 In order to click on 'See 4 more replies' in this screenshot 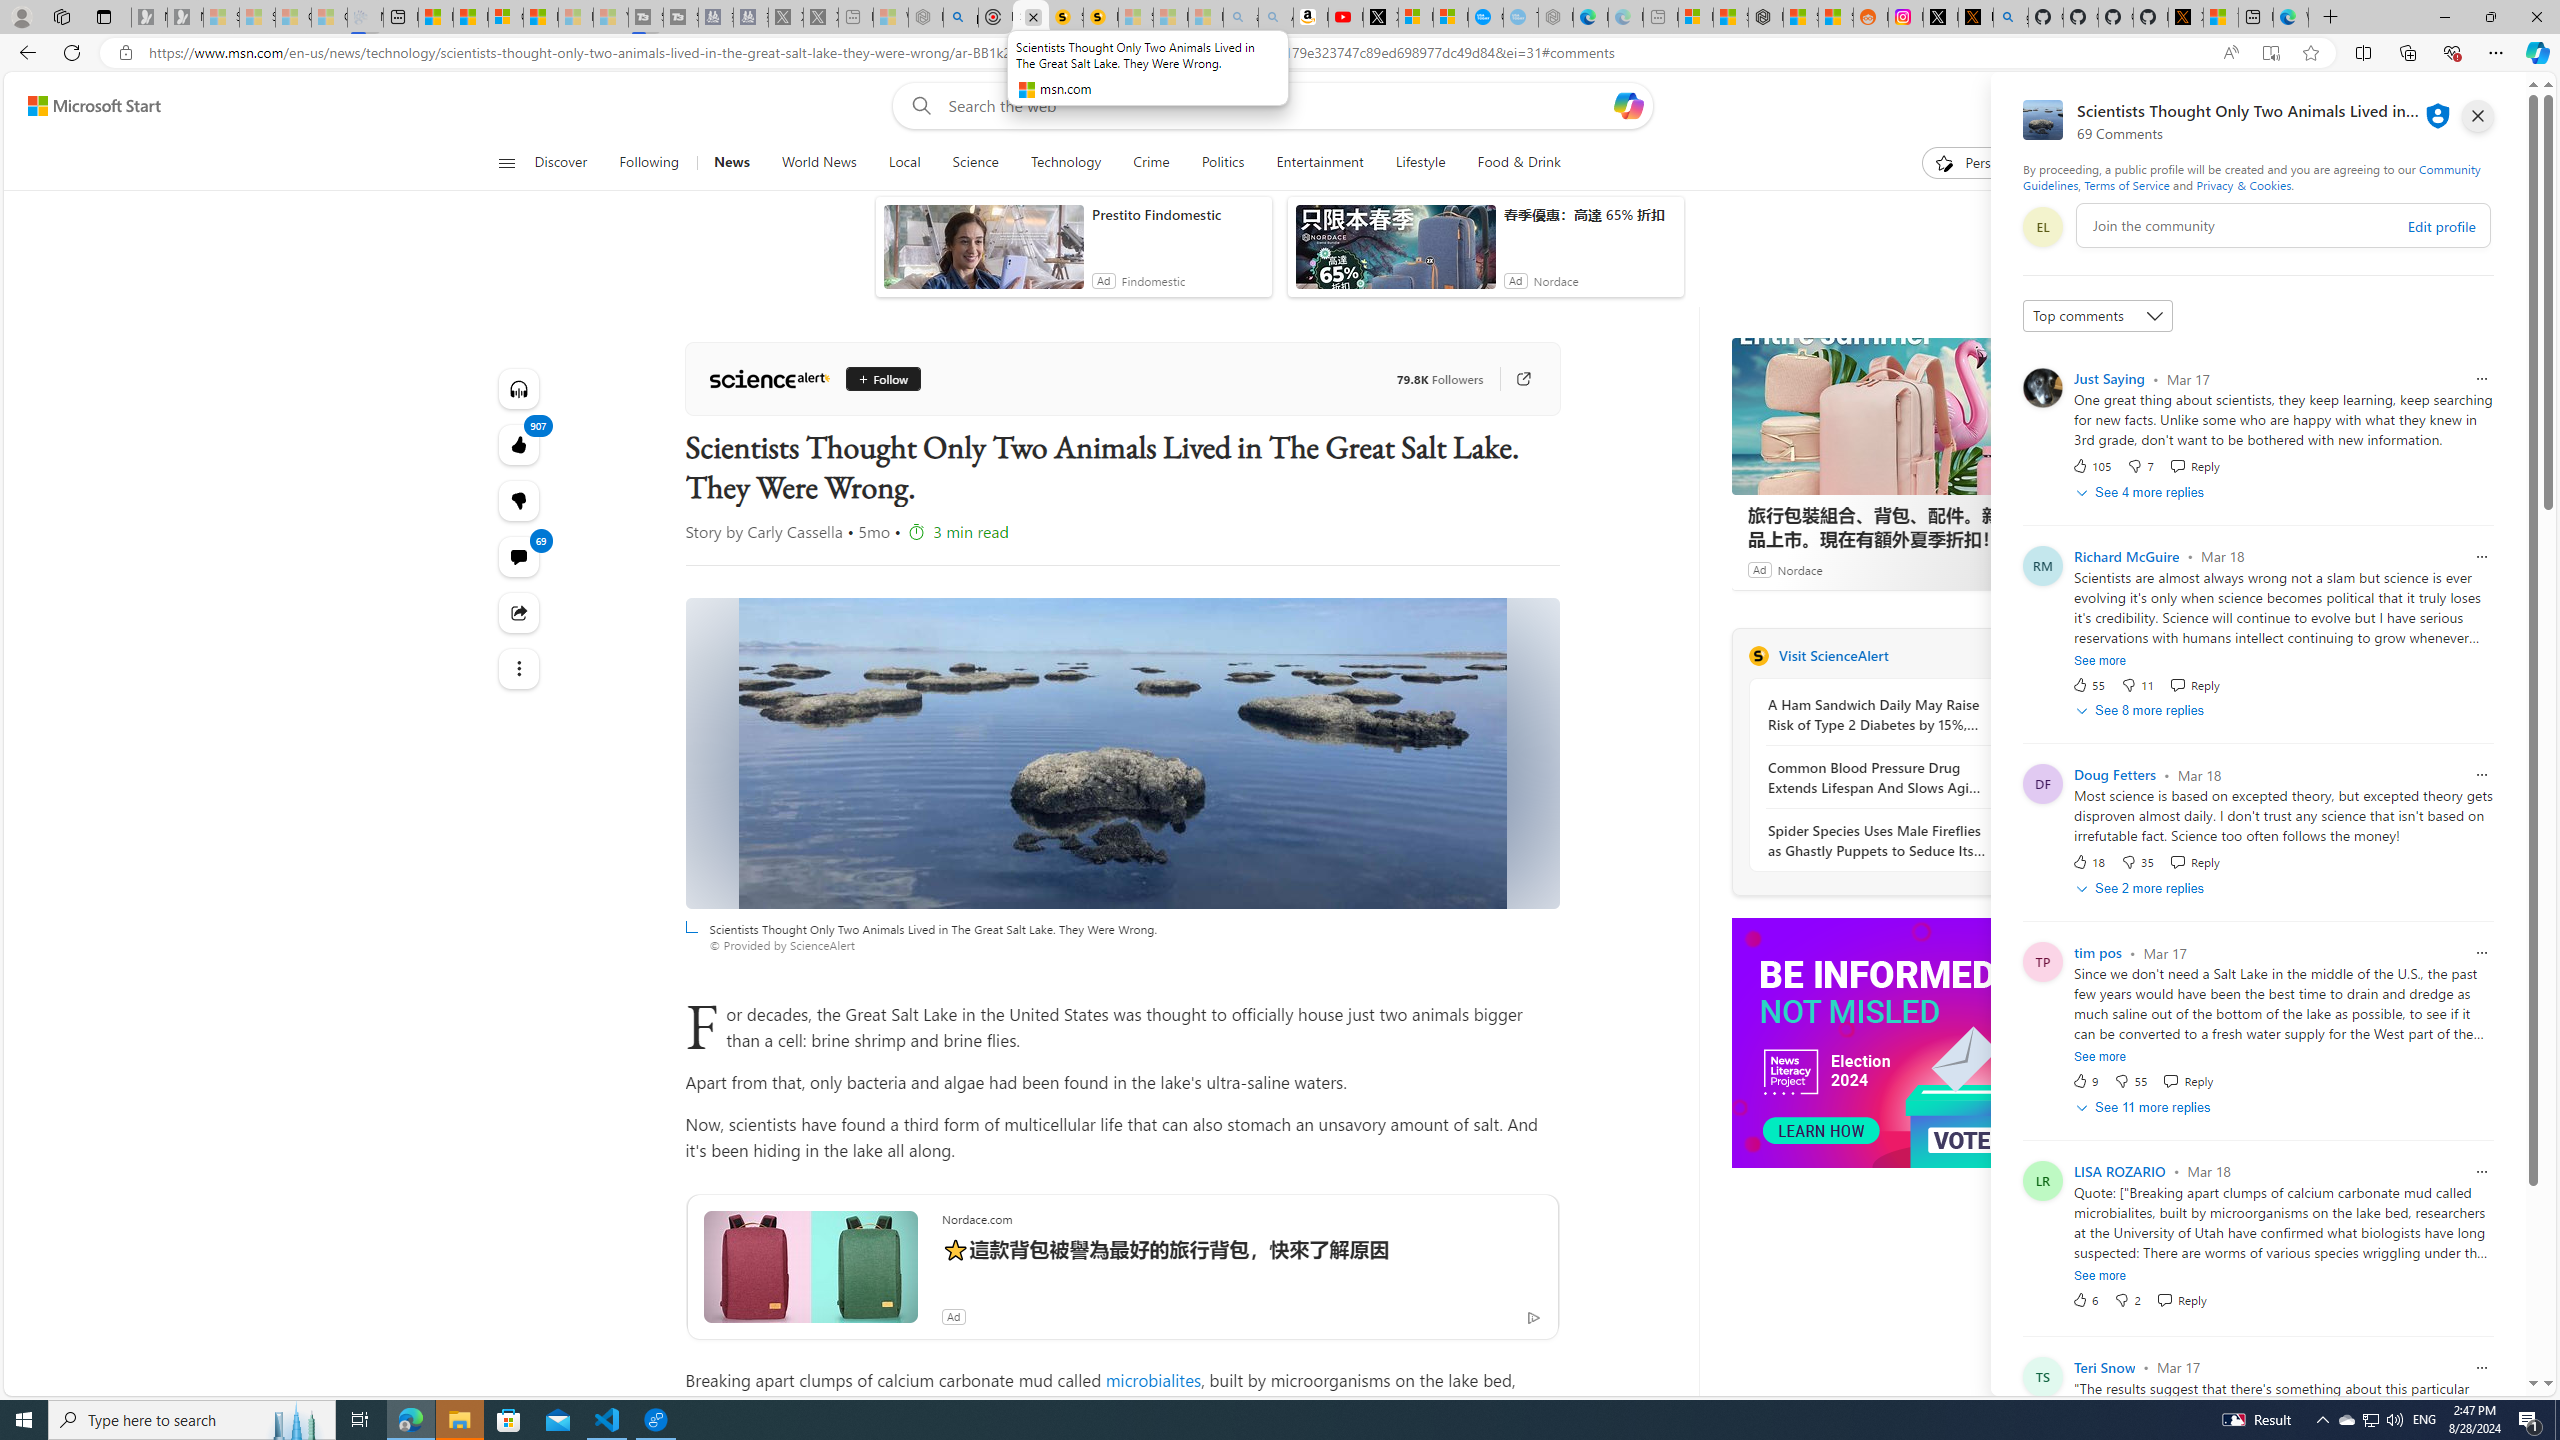, I will do `click(2141, 491)`.